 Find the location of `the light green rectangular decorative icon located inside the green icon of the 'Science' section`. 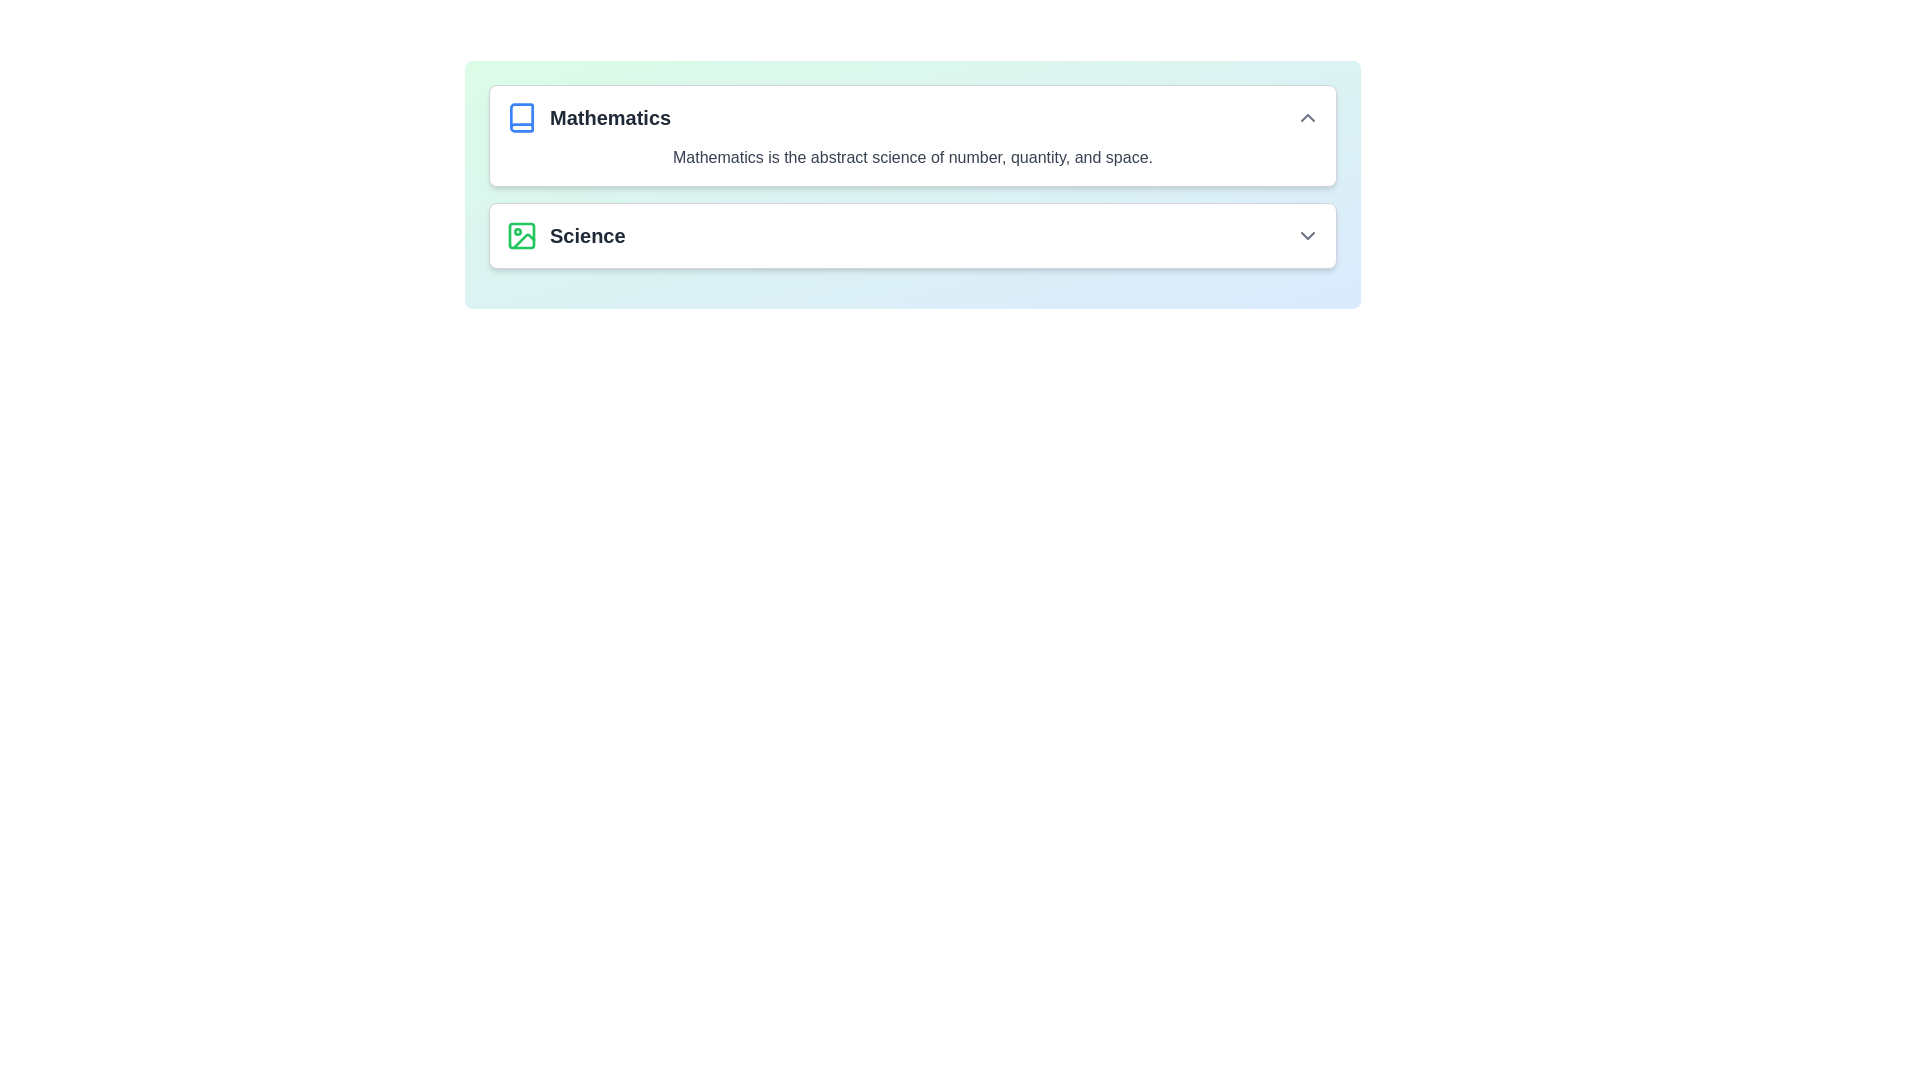

the light green rectangular decorative icon located inside the green icon of the 'Science' section is located at coordinates (522, 234).